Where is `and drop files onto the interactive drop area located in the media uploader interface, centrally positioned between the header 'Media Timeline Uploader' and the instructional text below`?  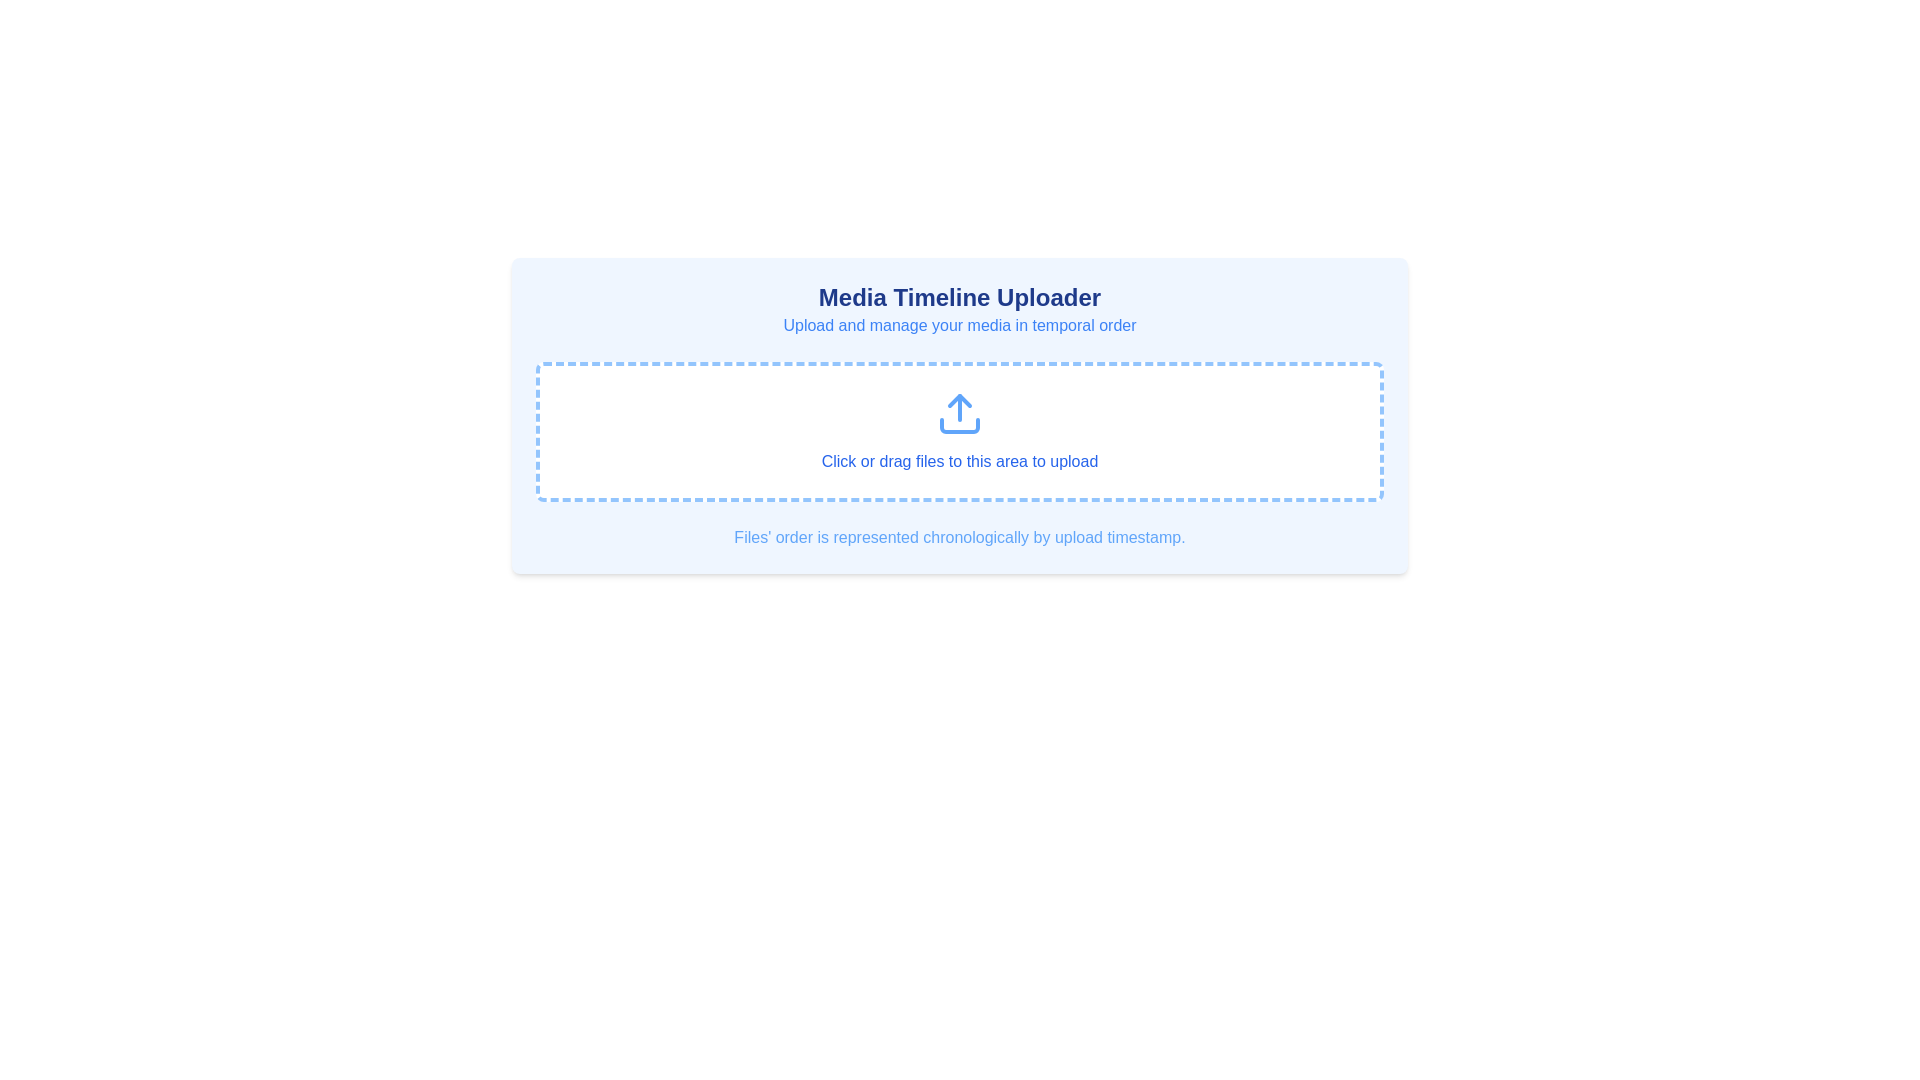 and drop files onto the interactive drop area located in the media uploader interface, centrally positioned between the header 'Media Timeline Uploader' and the instructional text below is located at coordinates (960, 431).